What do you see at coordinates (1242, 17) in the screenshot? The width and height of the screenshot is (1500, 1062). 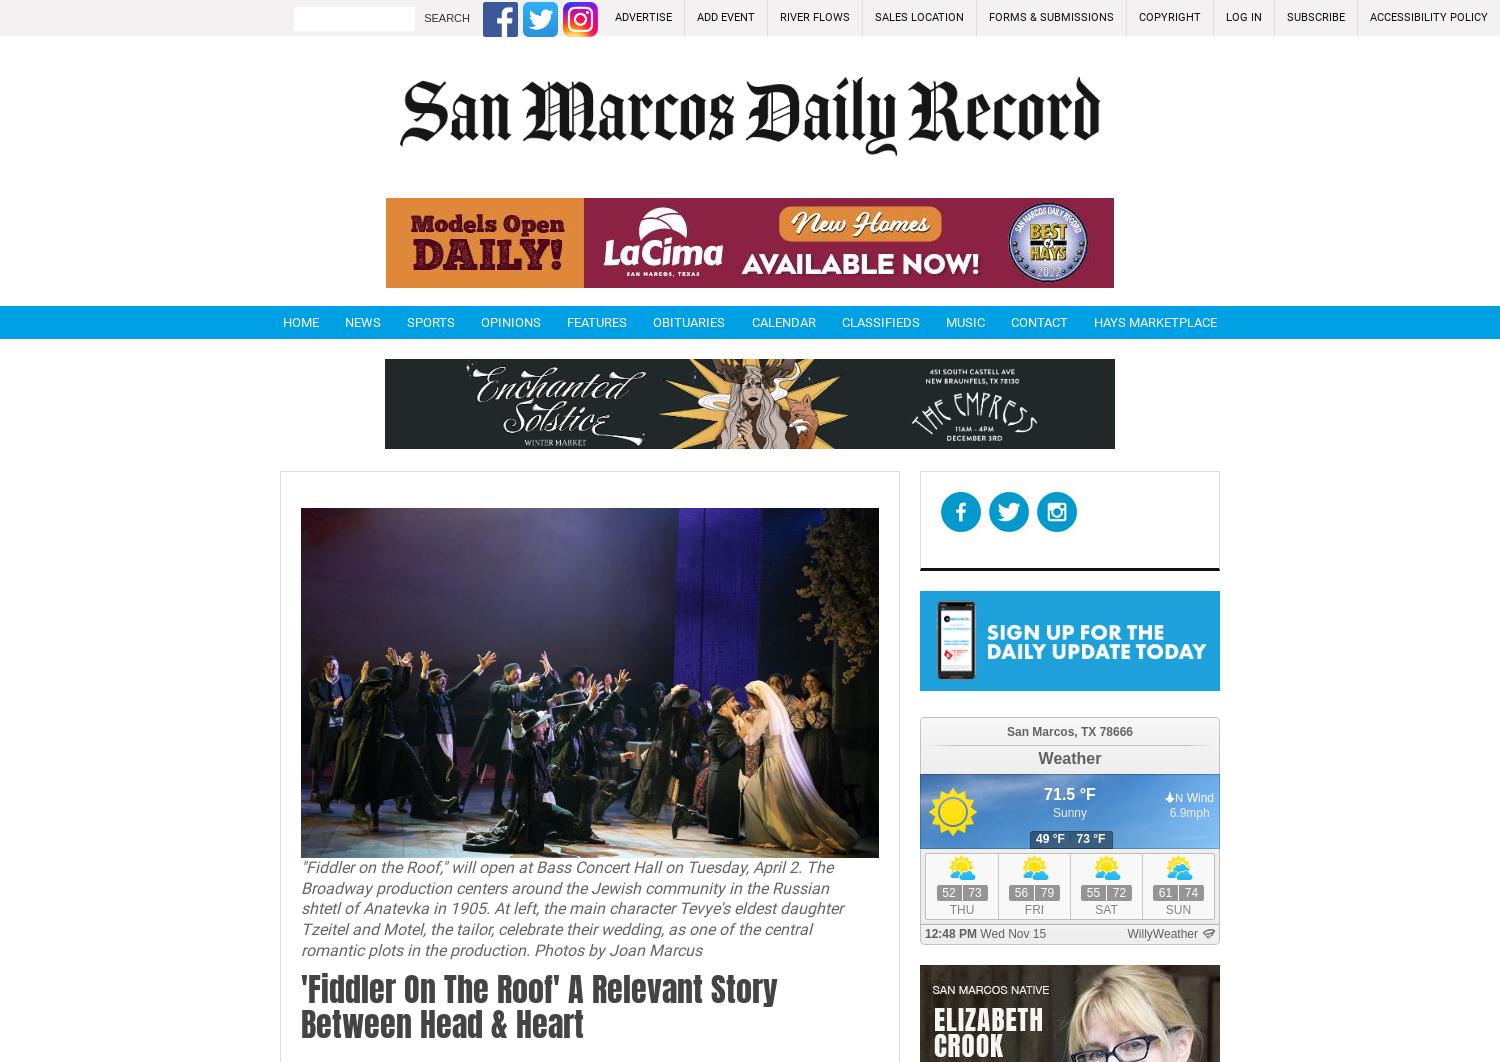 I see `'Log In'` at bounding box center [1242, 17].